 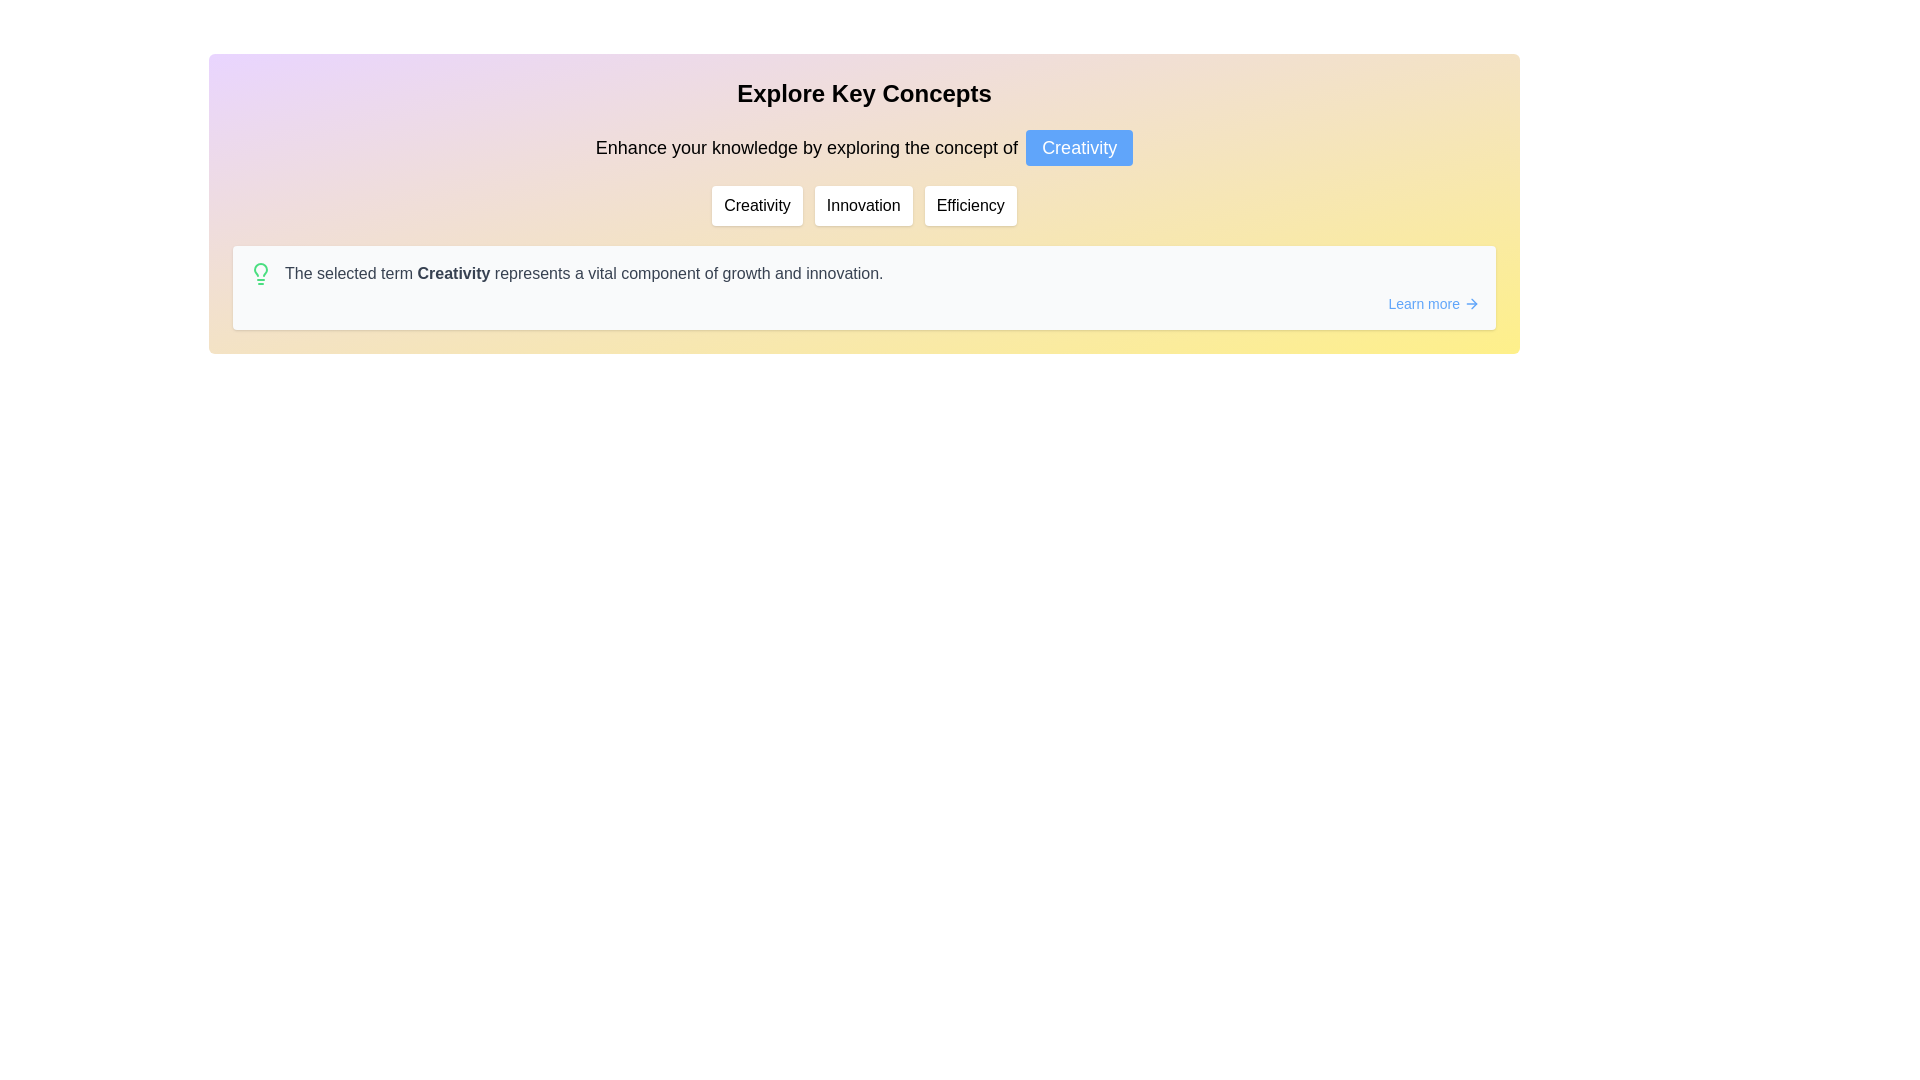 I want to click on the 'Efficiency' button, which is the third button in a series of three buttons labeled 'Creativity', 'Innovation', and 'Efficiency', to observe the hover effect, so click(x=970, y=205).